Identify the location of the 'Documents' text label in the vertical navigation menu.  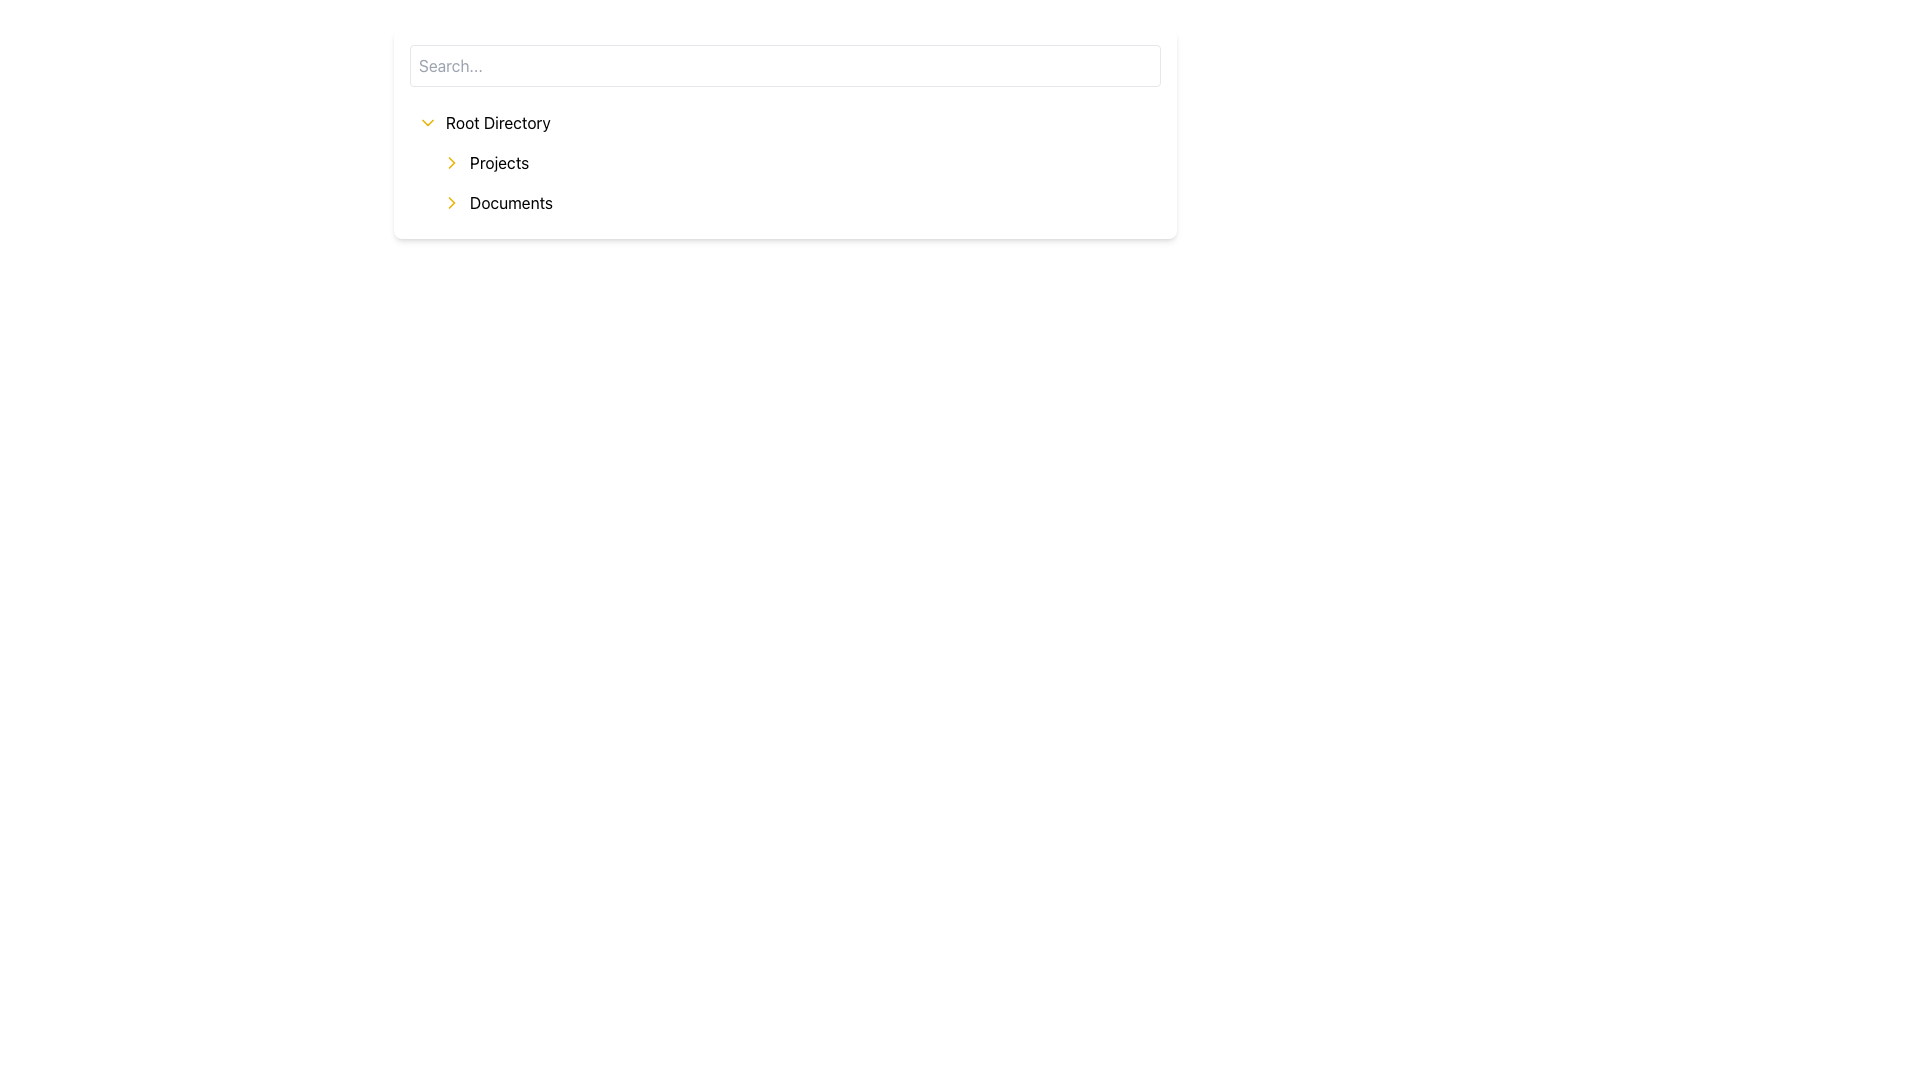
(511, 203).